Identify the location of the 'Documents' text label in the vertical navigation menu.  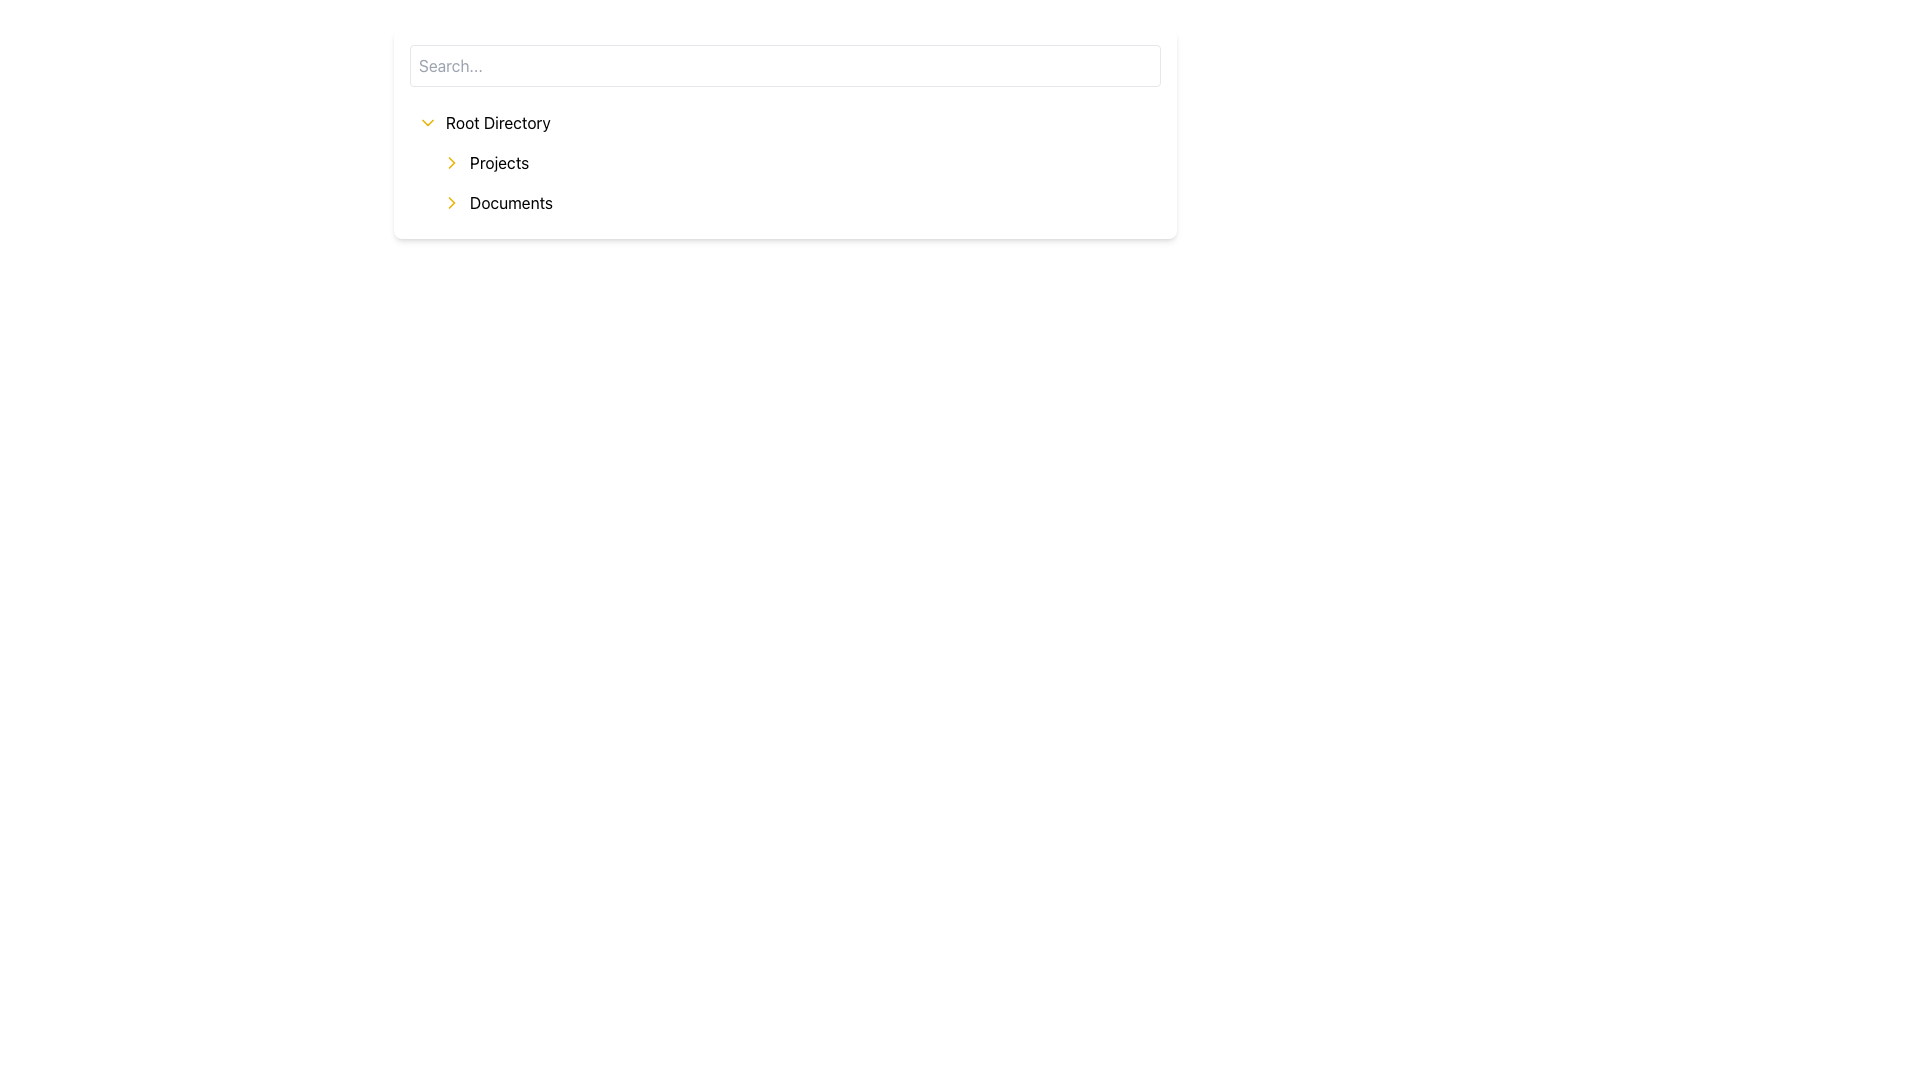
(511, 203).